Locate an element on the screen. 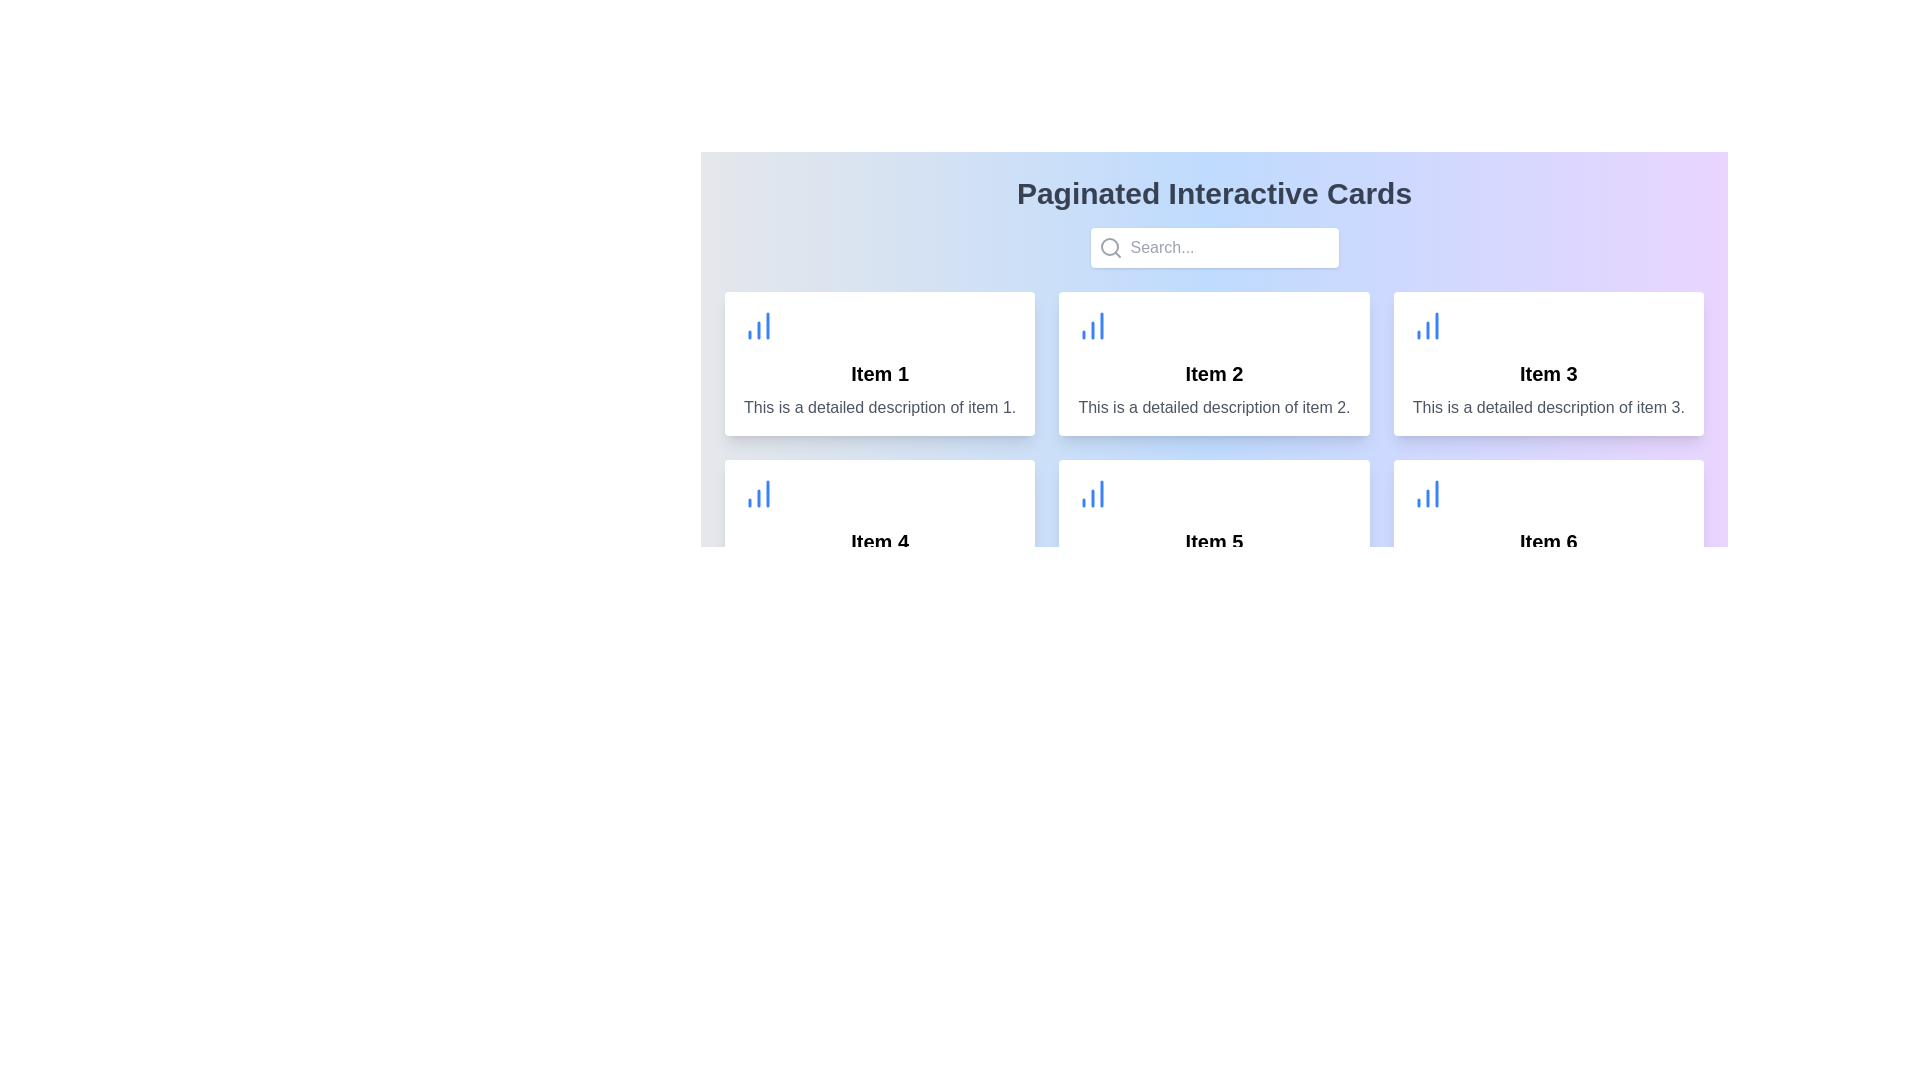 The image size is (1920, 1080). the bold, black stylized text label reading 'Item 2' located in the center of the card's header section in the second column of the first row is located at coordinates (1213, 374).